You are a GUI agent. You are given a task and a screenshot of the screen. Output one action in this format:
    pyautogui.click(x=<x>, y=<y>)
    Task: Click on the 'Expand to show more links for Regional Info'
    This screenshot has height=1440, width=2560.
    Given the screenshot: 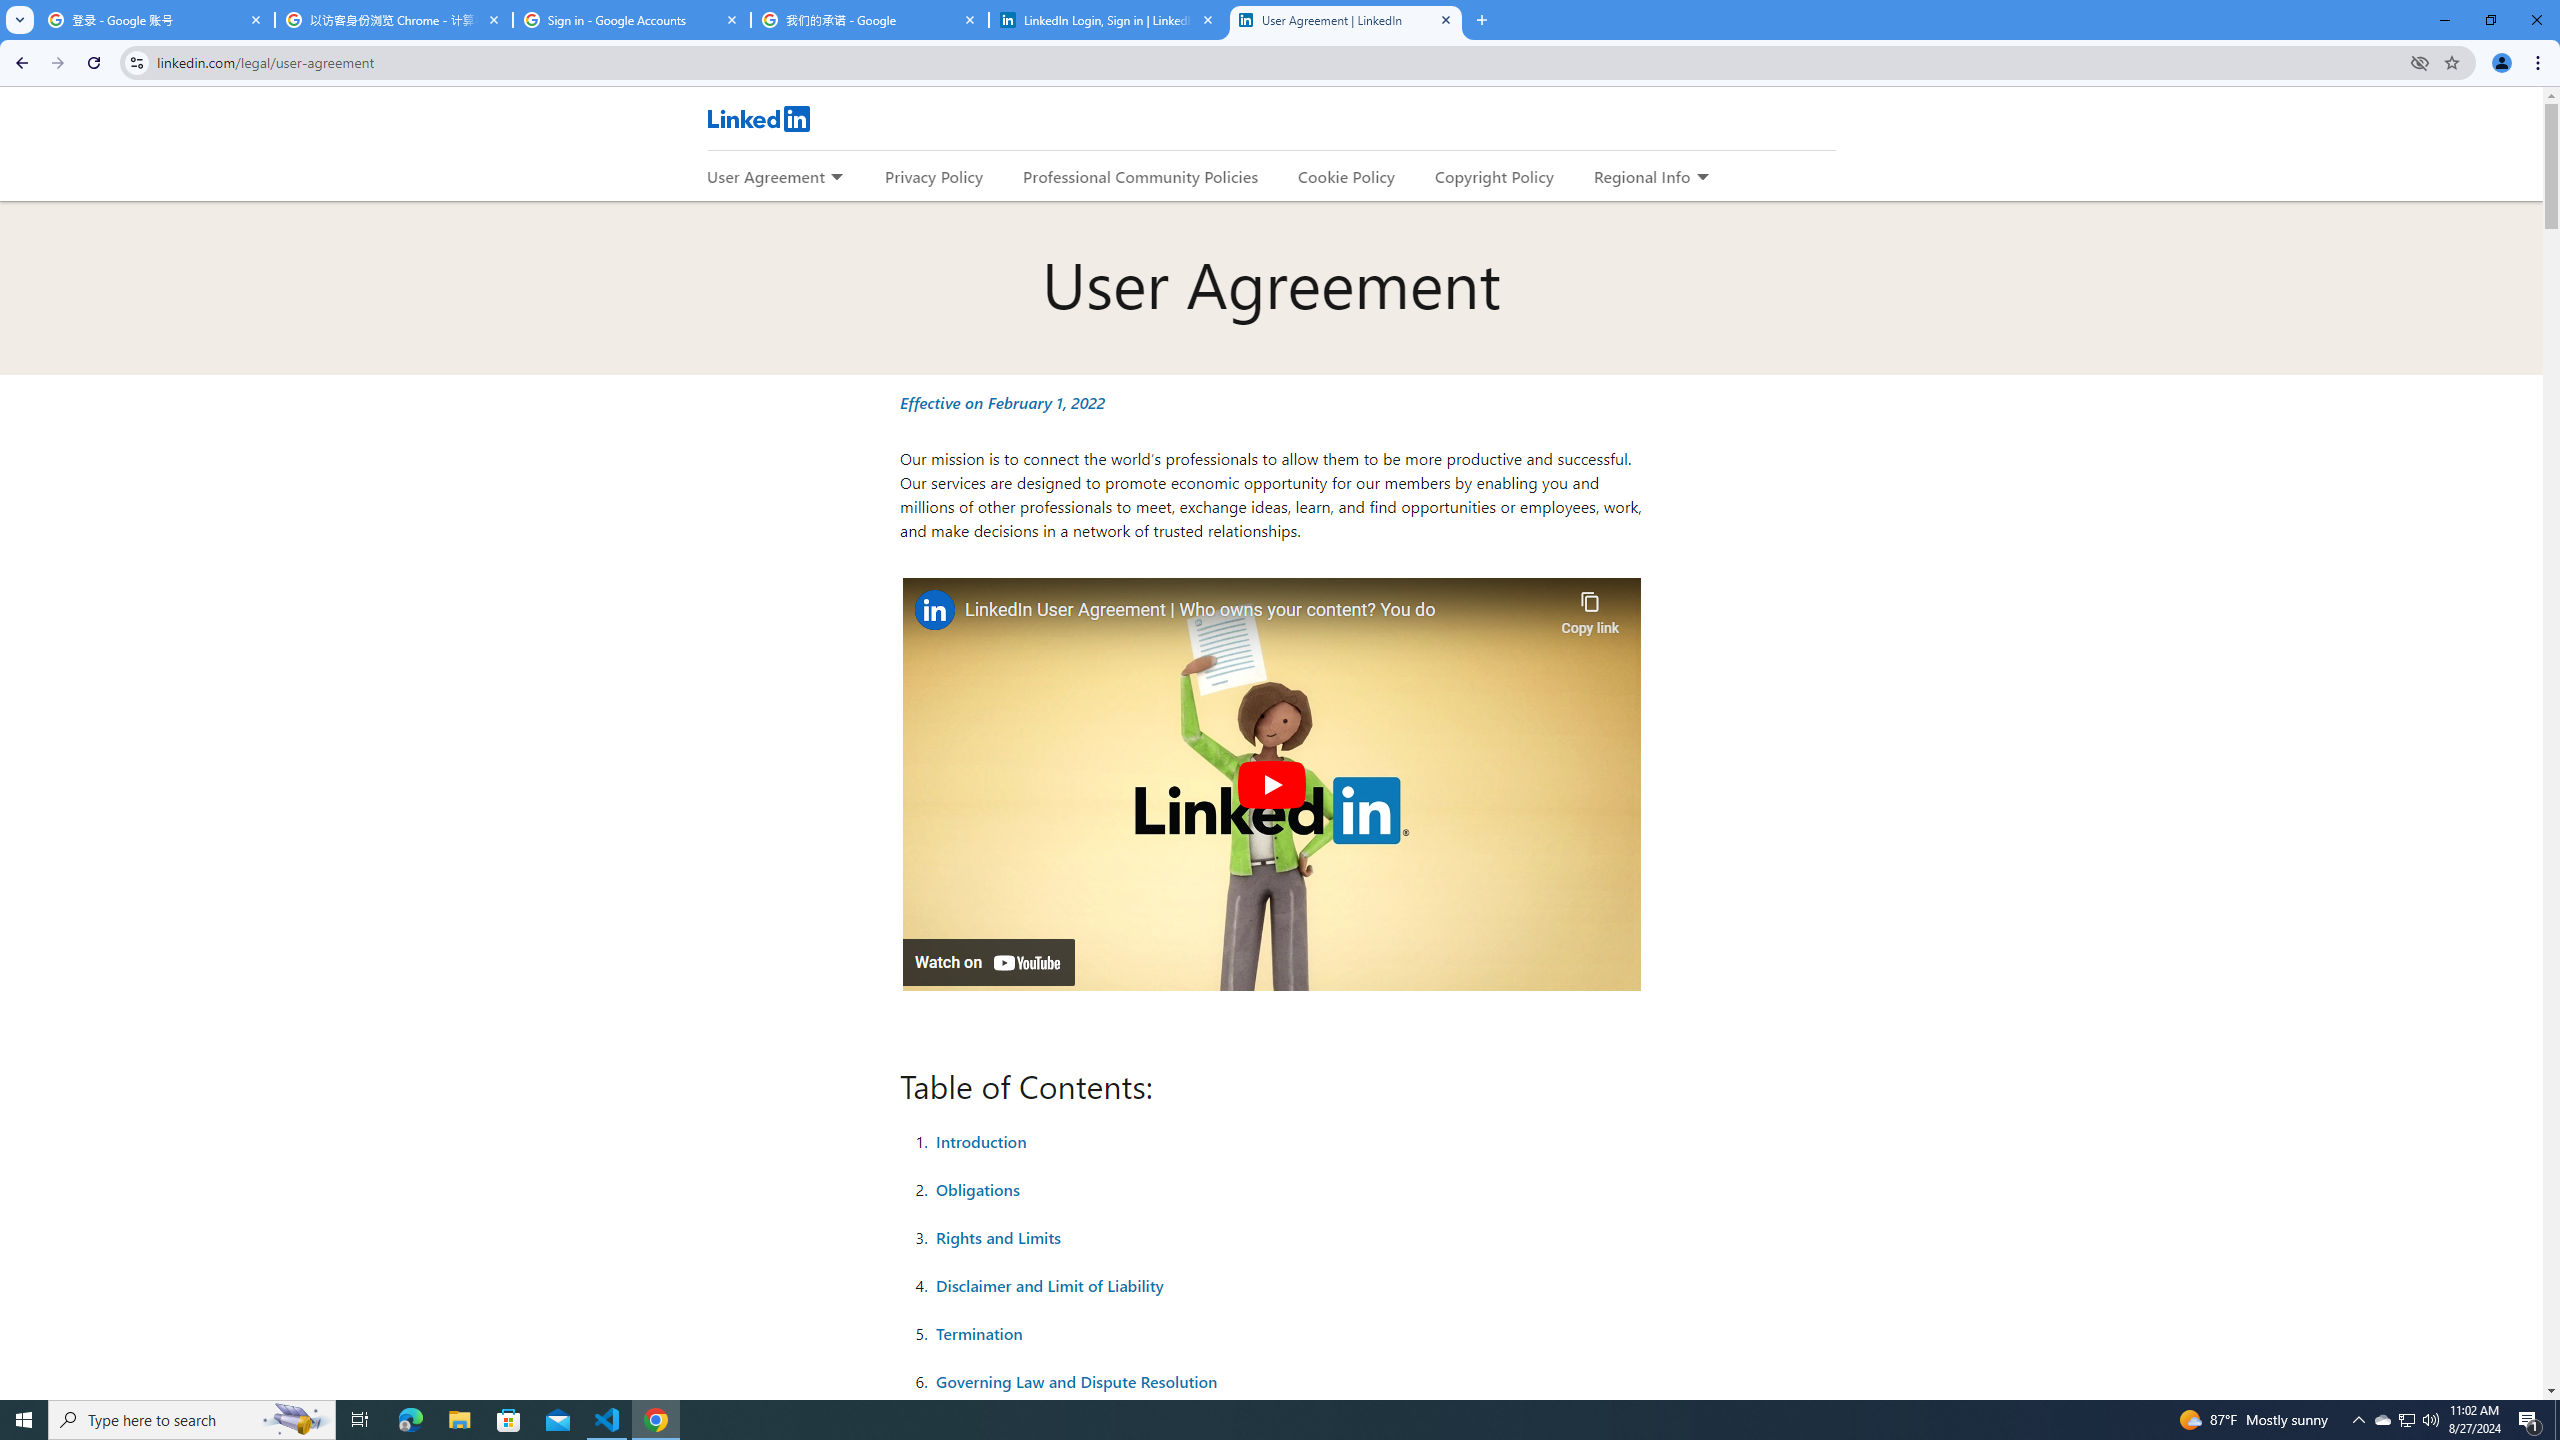 What is the action you would take?
    pyautogui.click(x=1701, y=177)
    